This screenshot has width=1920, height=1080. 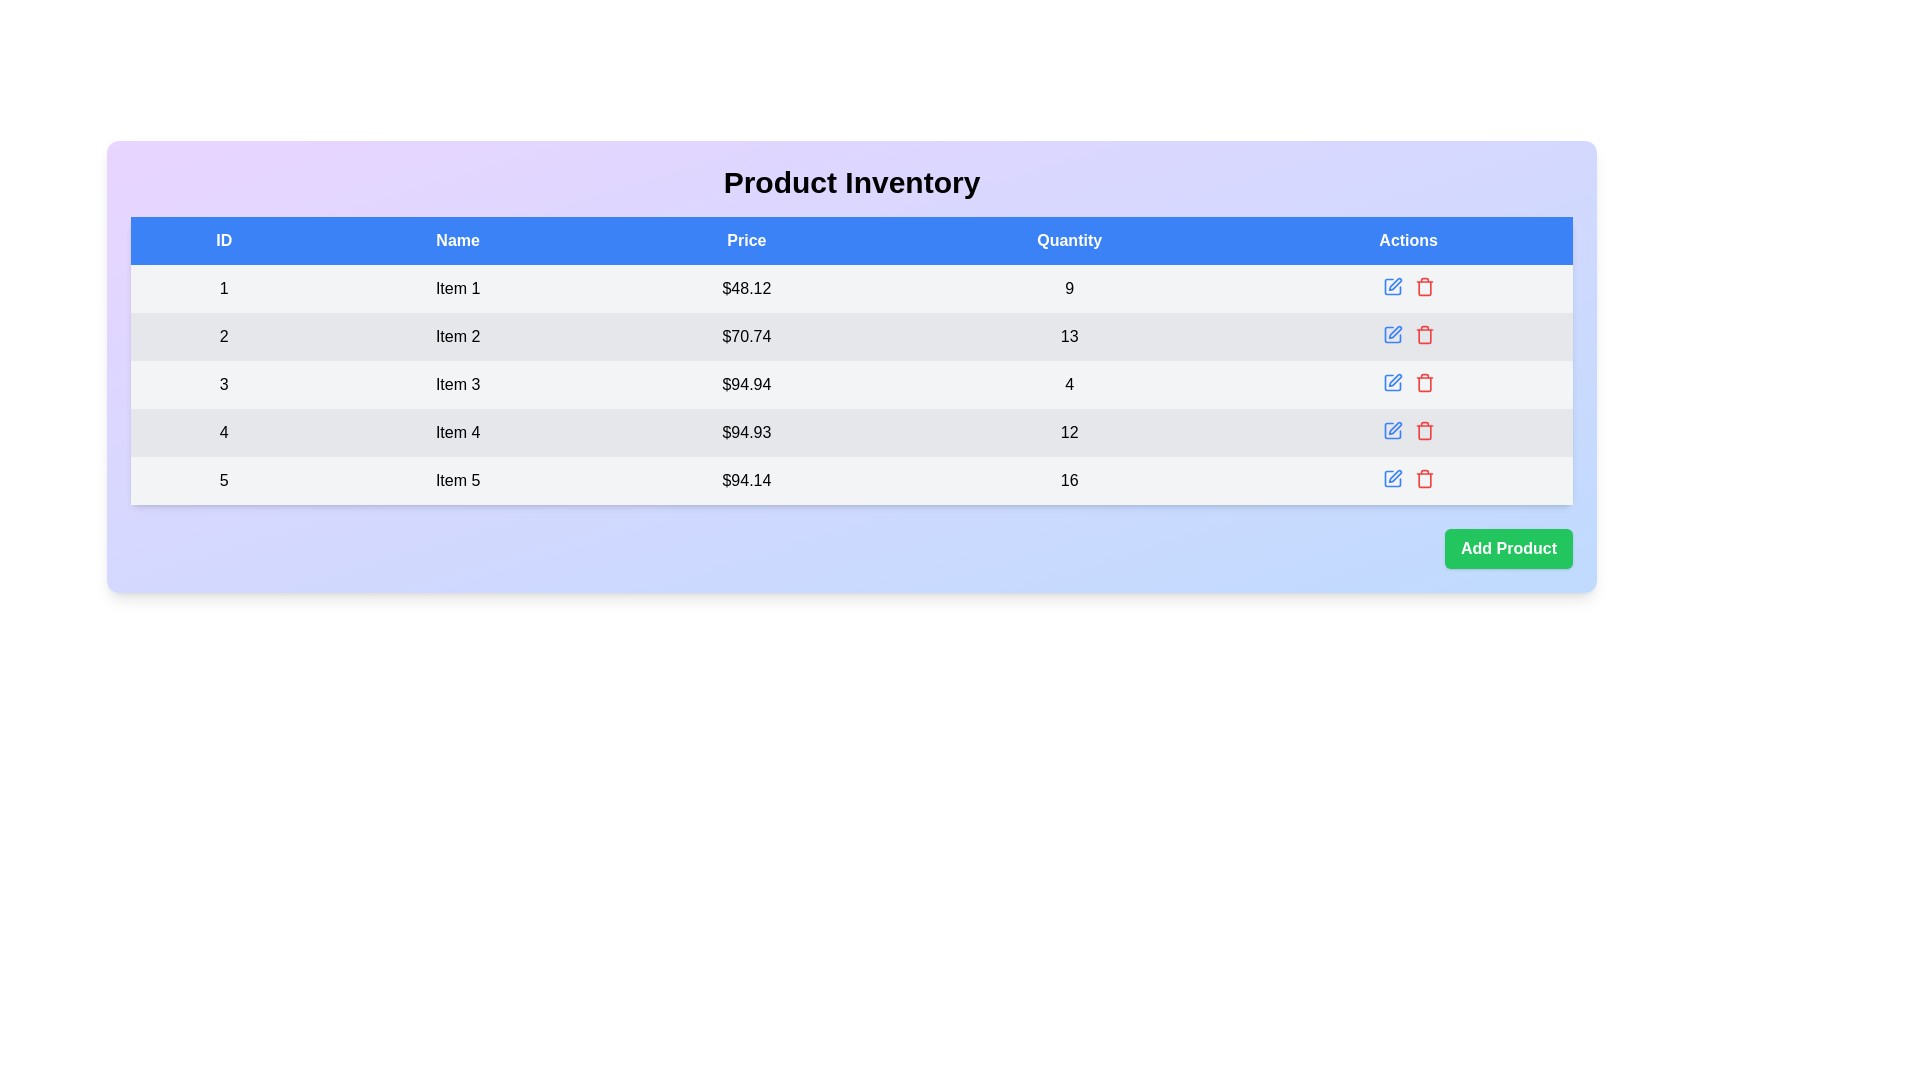 What do you see at coordinates (1068, 481) in the screenshot?
I see `the table cell displaying the number '16'` at bounding box center [1068, 481].